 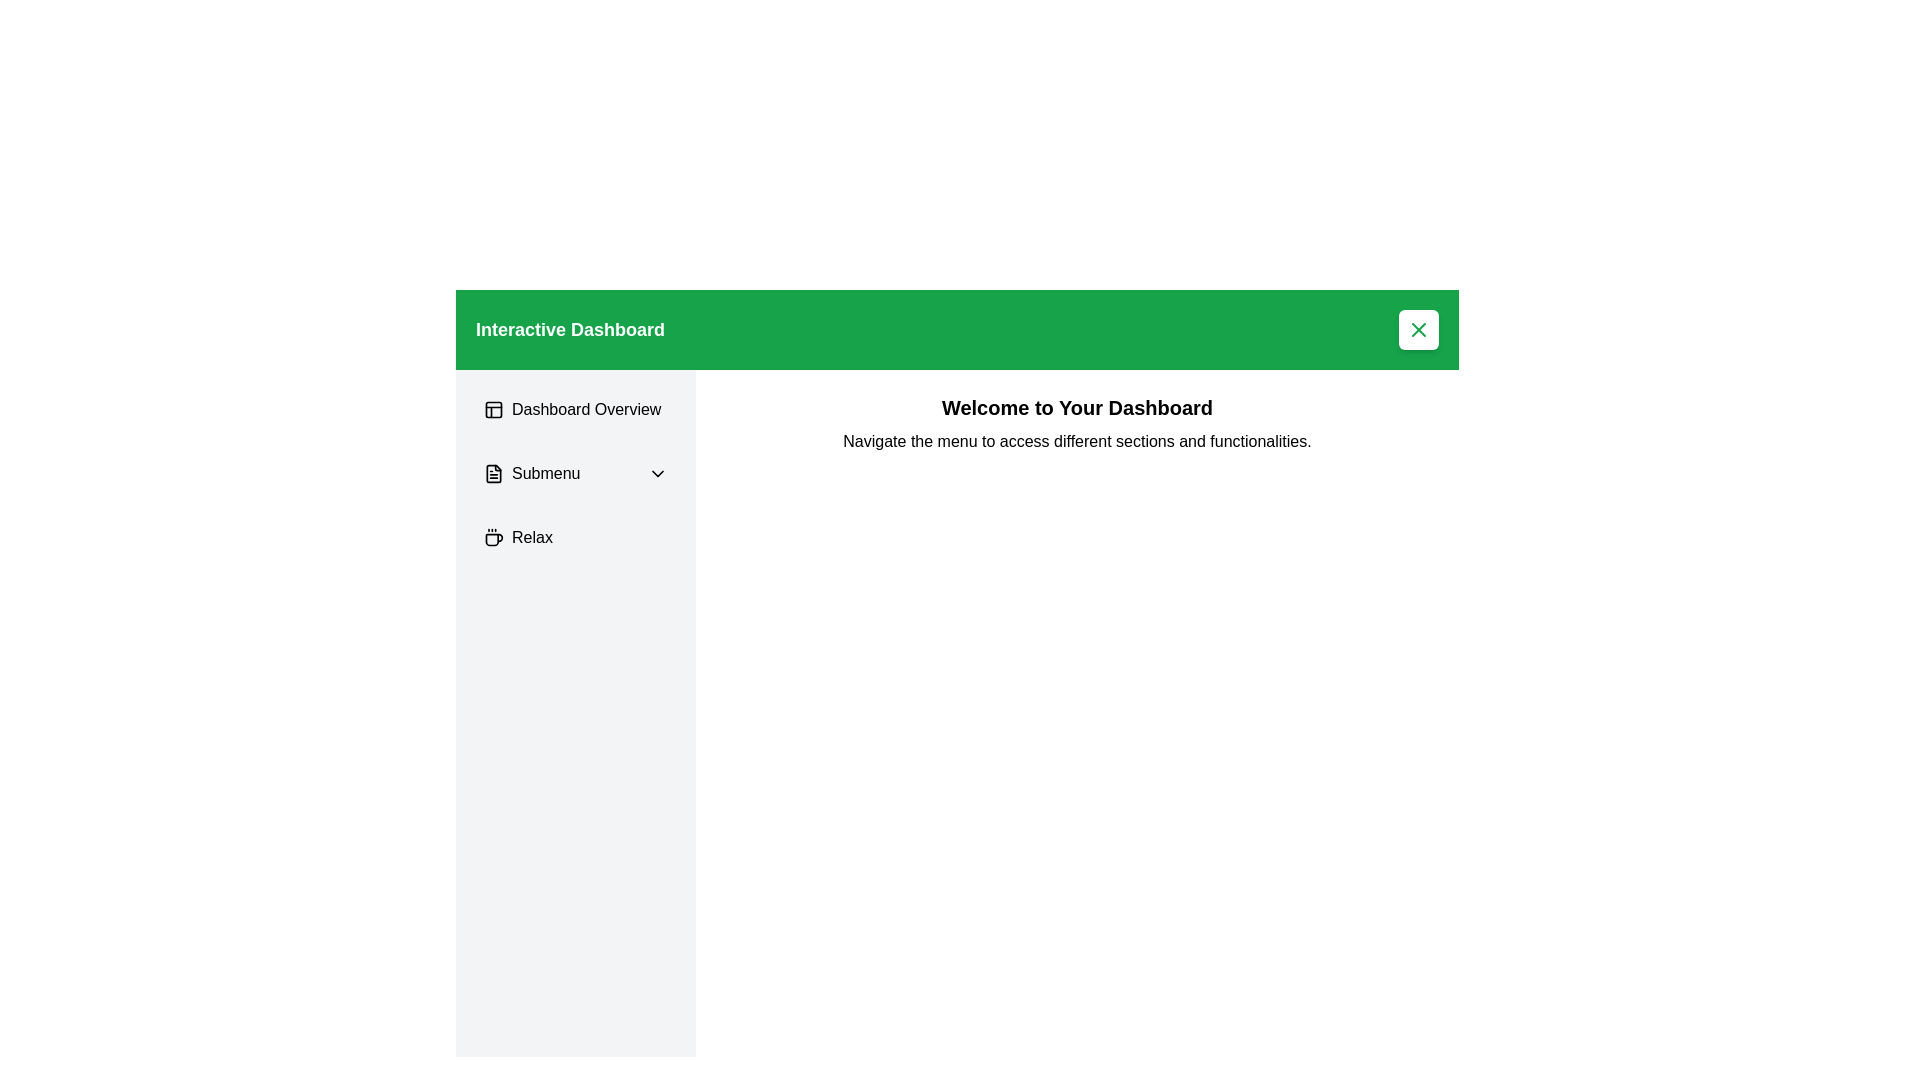 I want to click on the close button represented by an 'X' icon with green strokes and a white background, located in the top-right corner of the green header bar, so click(x=1418, y=329).